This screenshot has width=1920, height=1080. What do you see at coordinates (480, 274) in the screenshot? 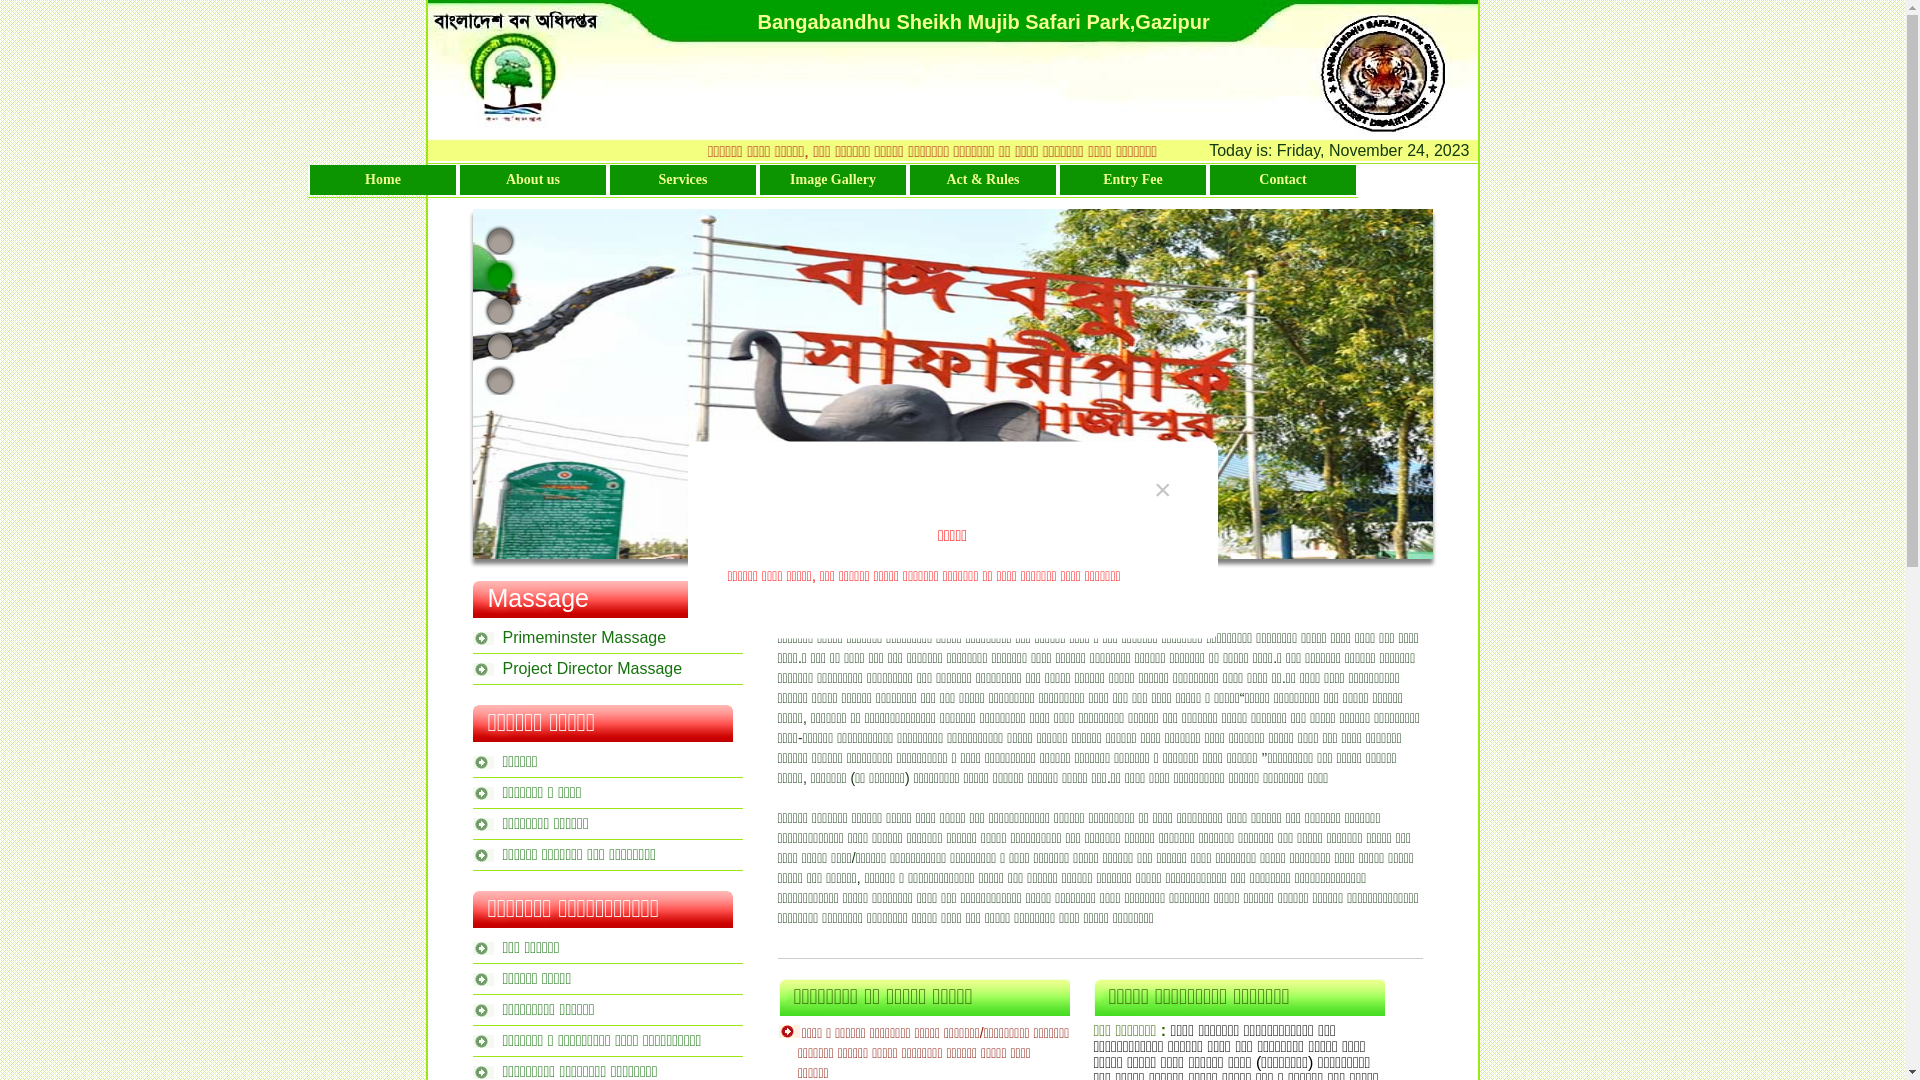
I see `'2'` at bounding box center [480, 274].